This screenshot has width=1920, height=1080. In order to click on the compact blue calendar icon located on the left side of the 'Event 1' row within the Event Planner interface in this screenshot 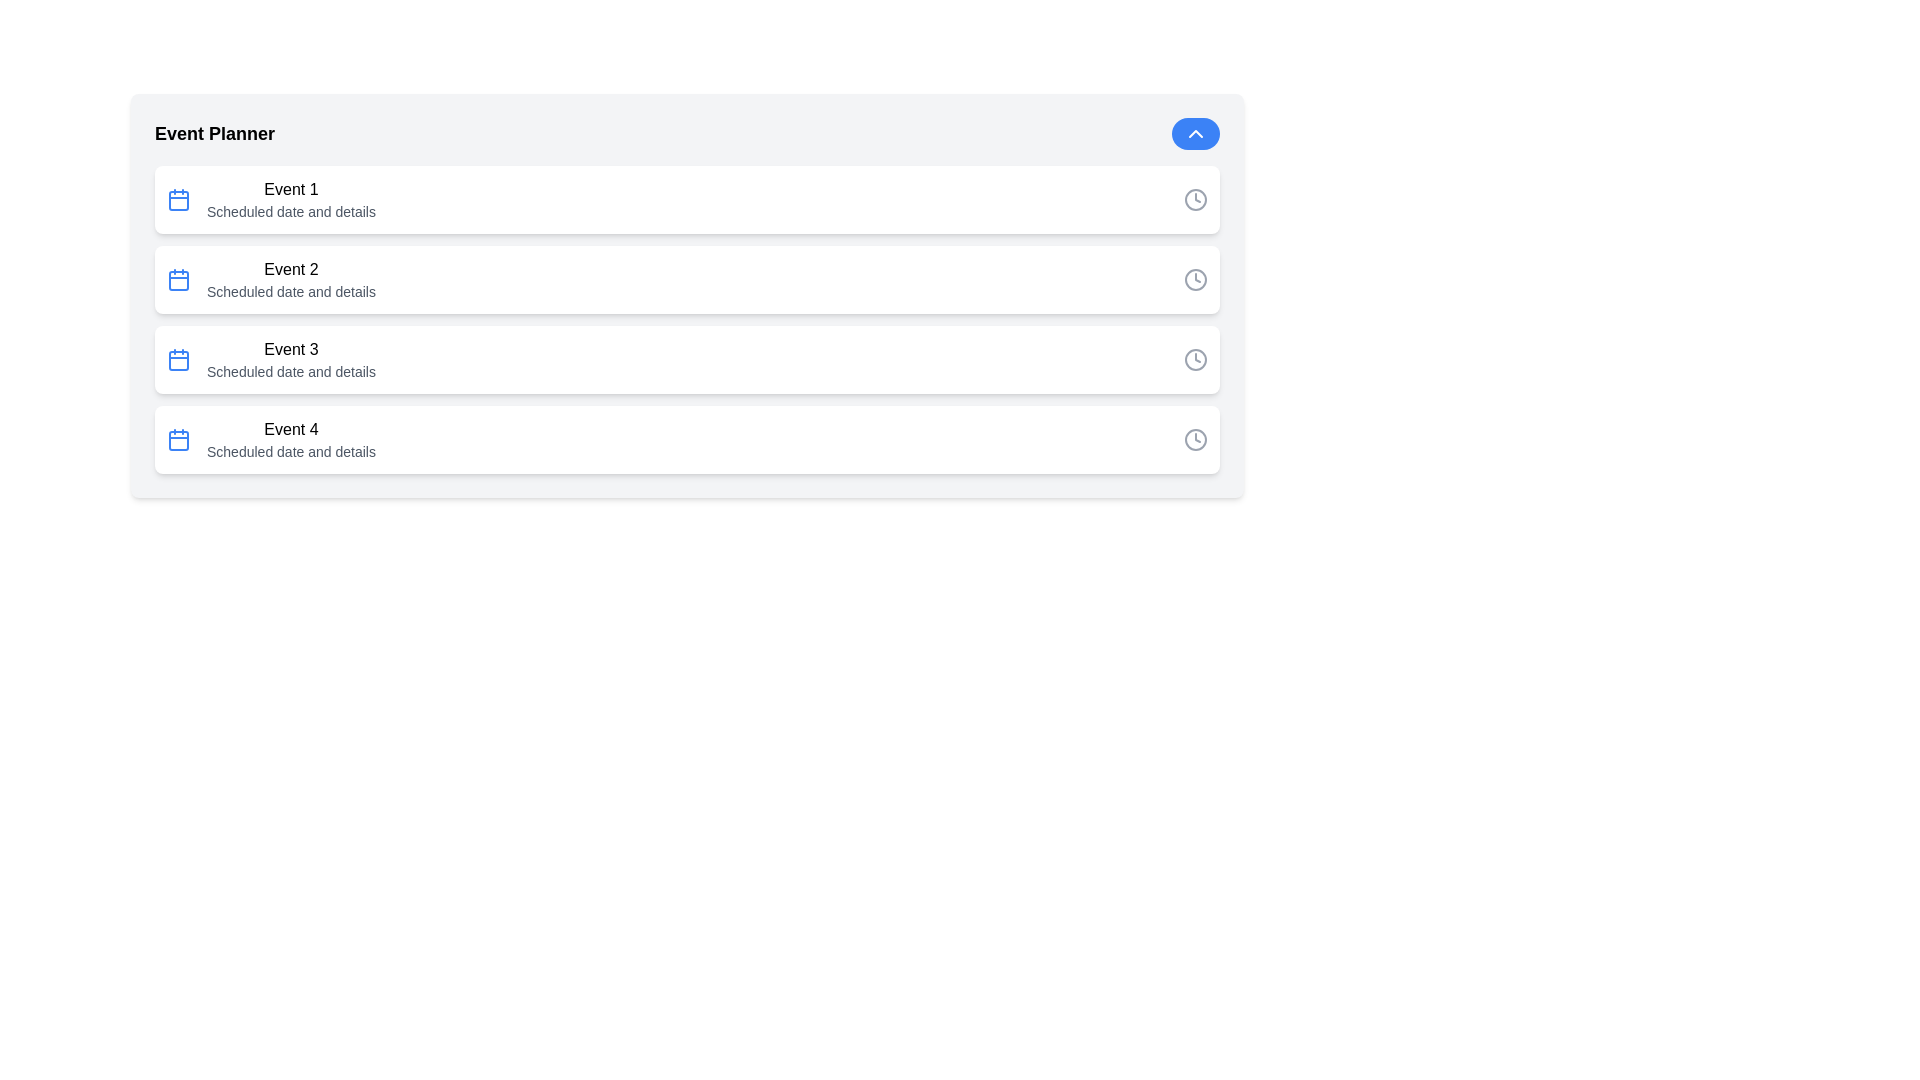, I will do `click(178, 200)`.